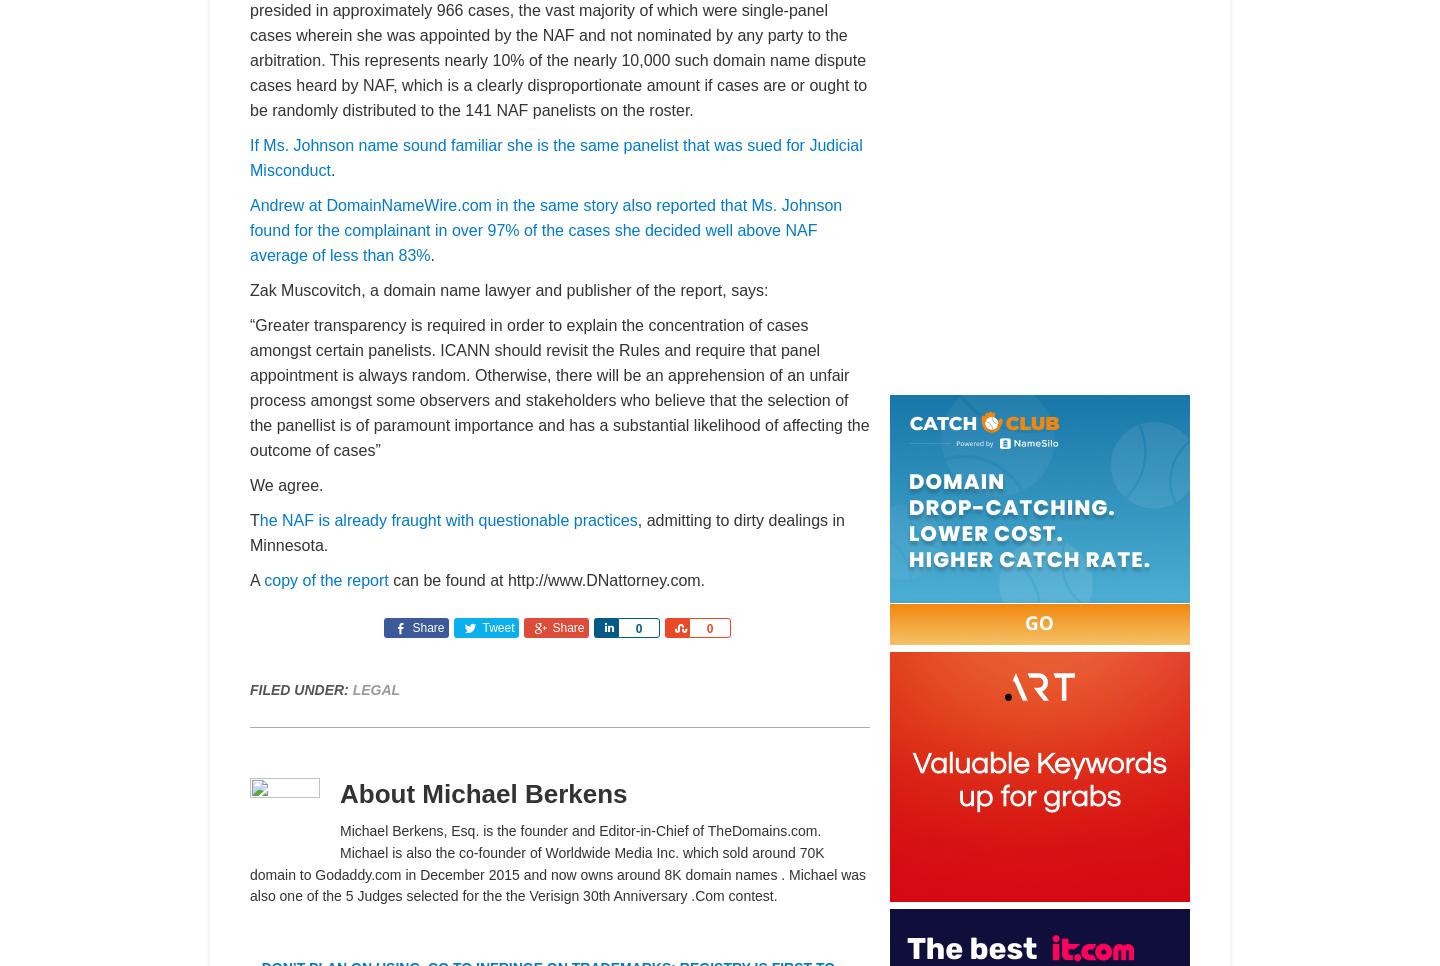 The height and width of the screenshot is (966, 1440). I want to click on 'If Ms. Johnson name sound familiar she is the same panelist that was sued for Judicial Misconduct', so click(555, 157).